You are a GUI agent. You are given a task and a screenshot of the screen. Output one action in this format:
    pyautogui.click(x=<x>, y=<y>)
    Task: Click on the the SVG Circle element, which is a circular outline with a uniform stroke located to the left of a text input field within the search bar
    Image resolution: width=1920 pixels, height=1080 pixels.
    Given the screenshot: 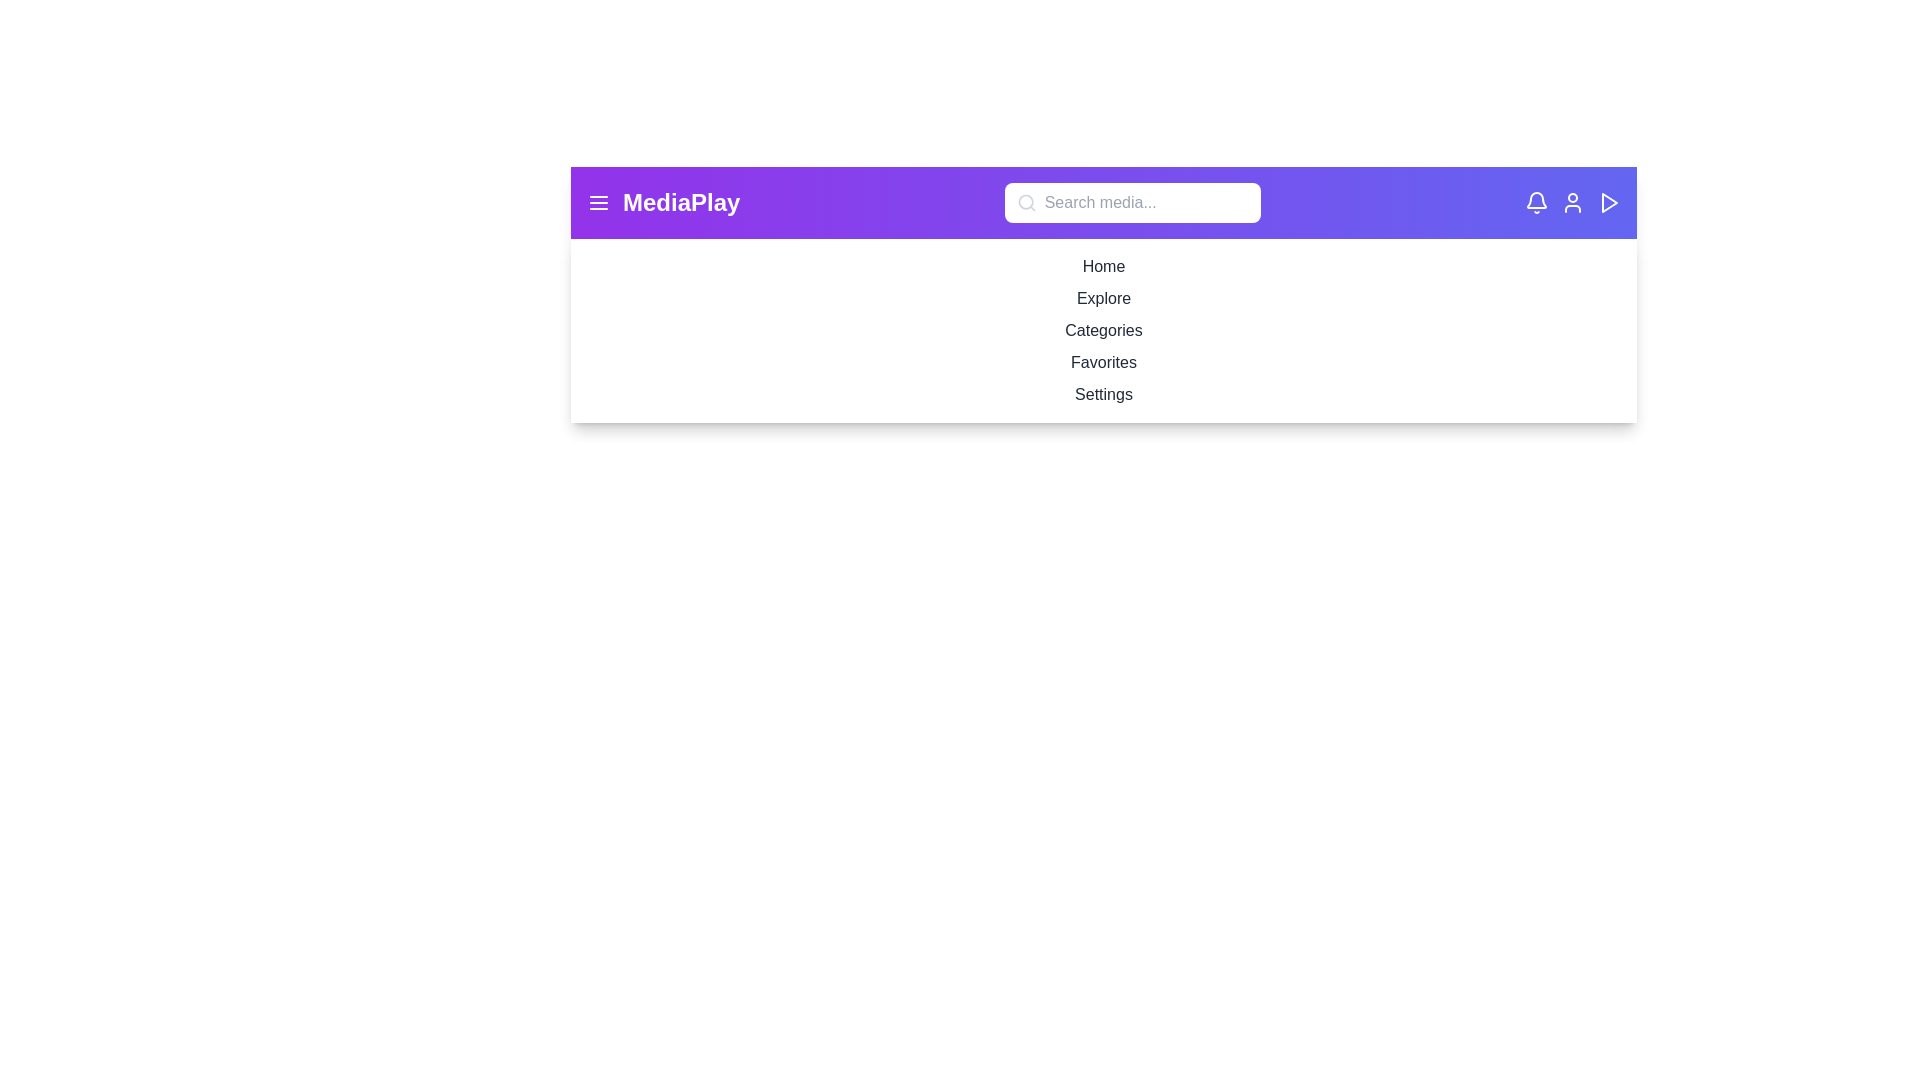 What is the action you would take?
    pyautogui.click(x=1025, y=202)
    